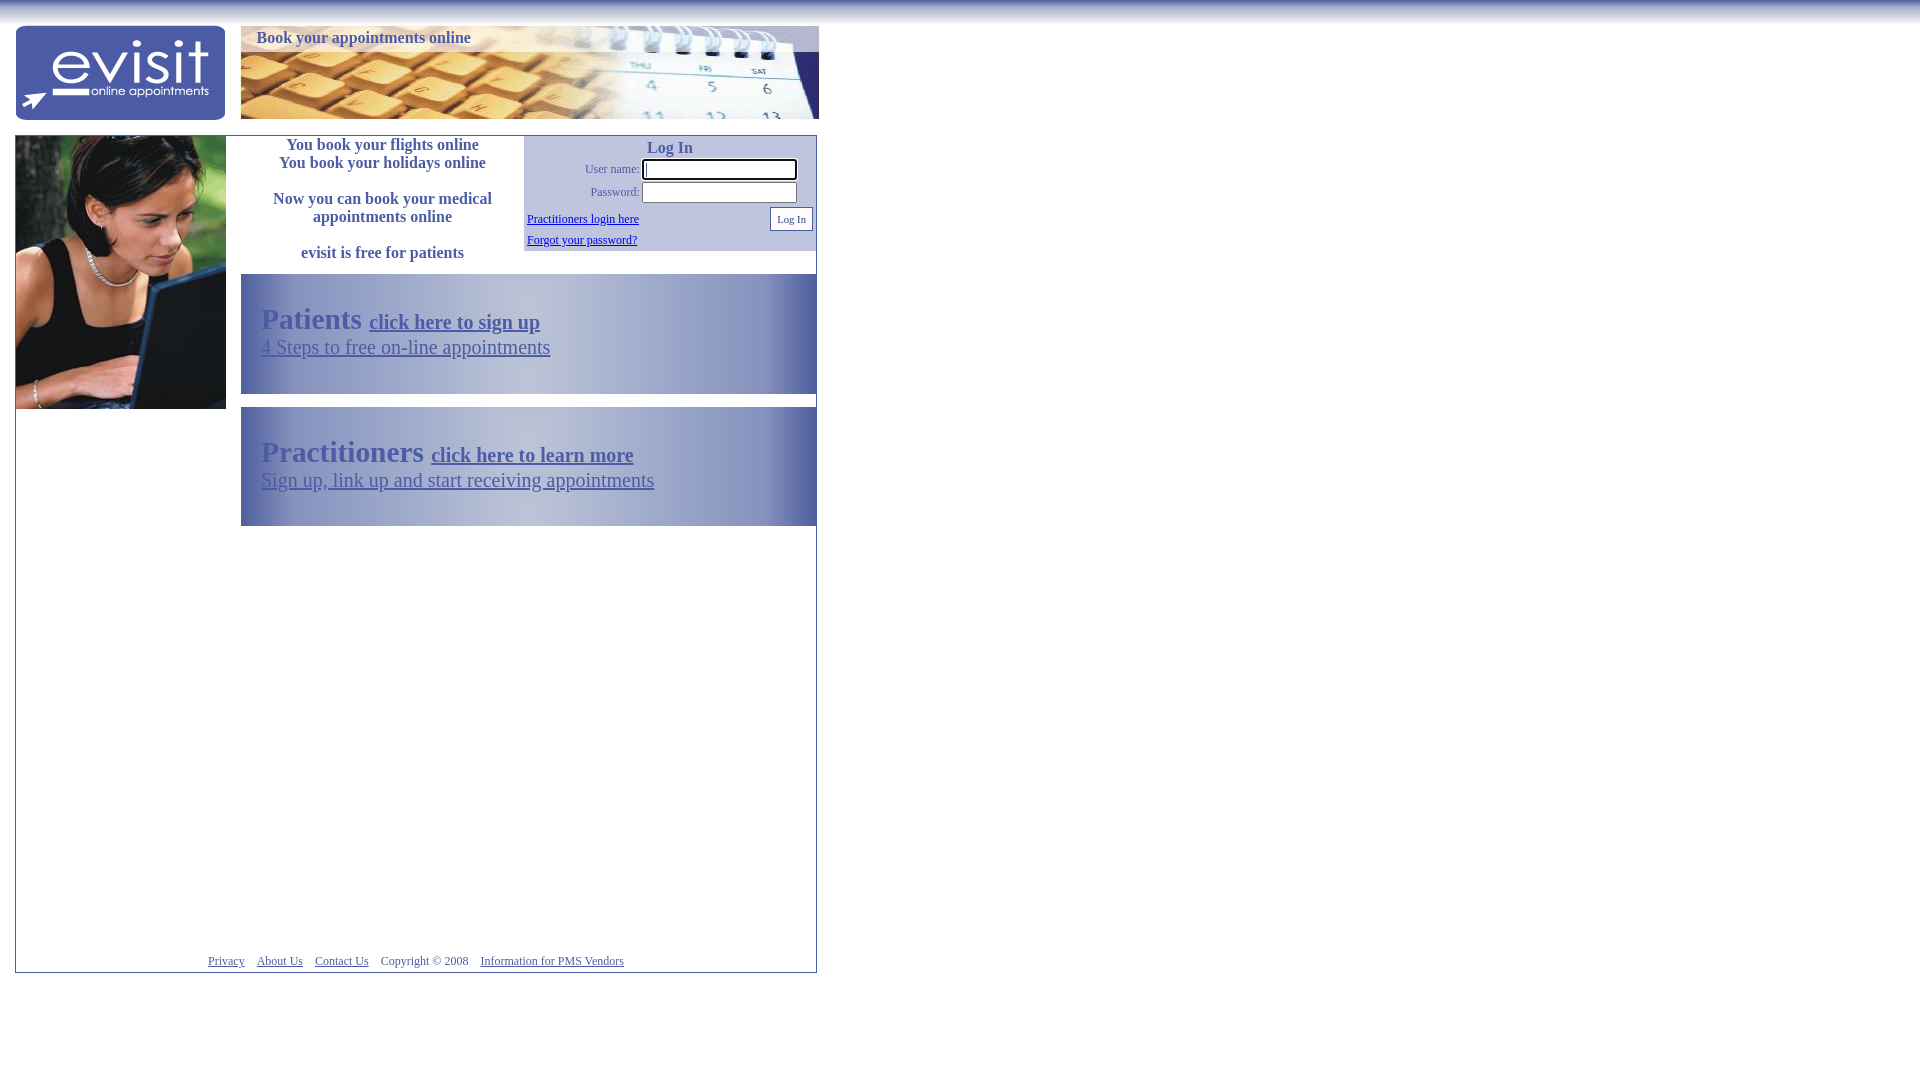 This screenshot has width=1920, height=1080. Describe the element at coordinates (369, 320) in the screenshot. I see `'click here to sign up'` at that location.